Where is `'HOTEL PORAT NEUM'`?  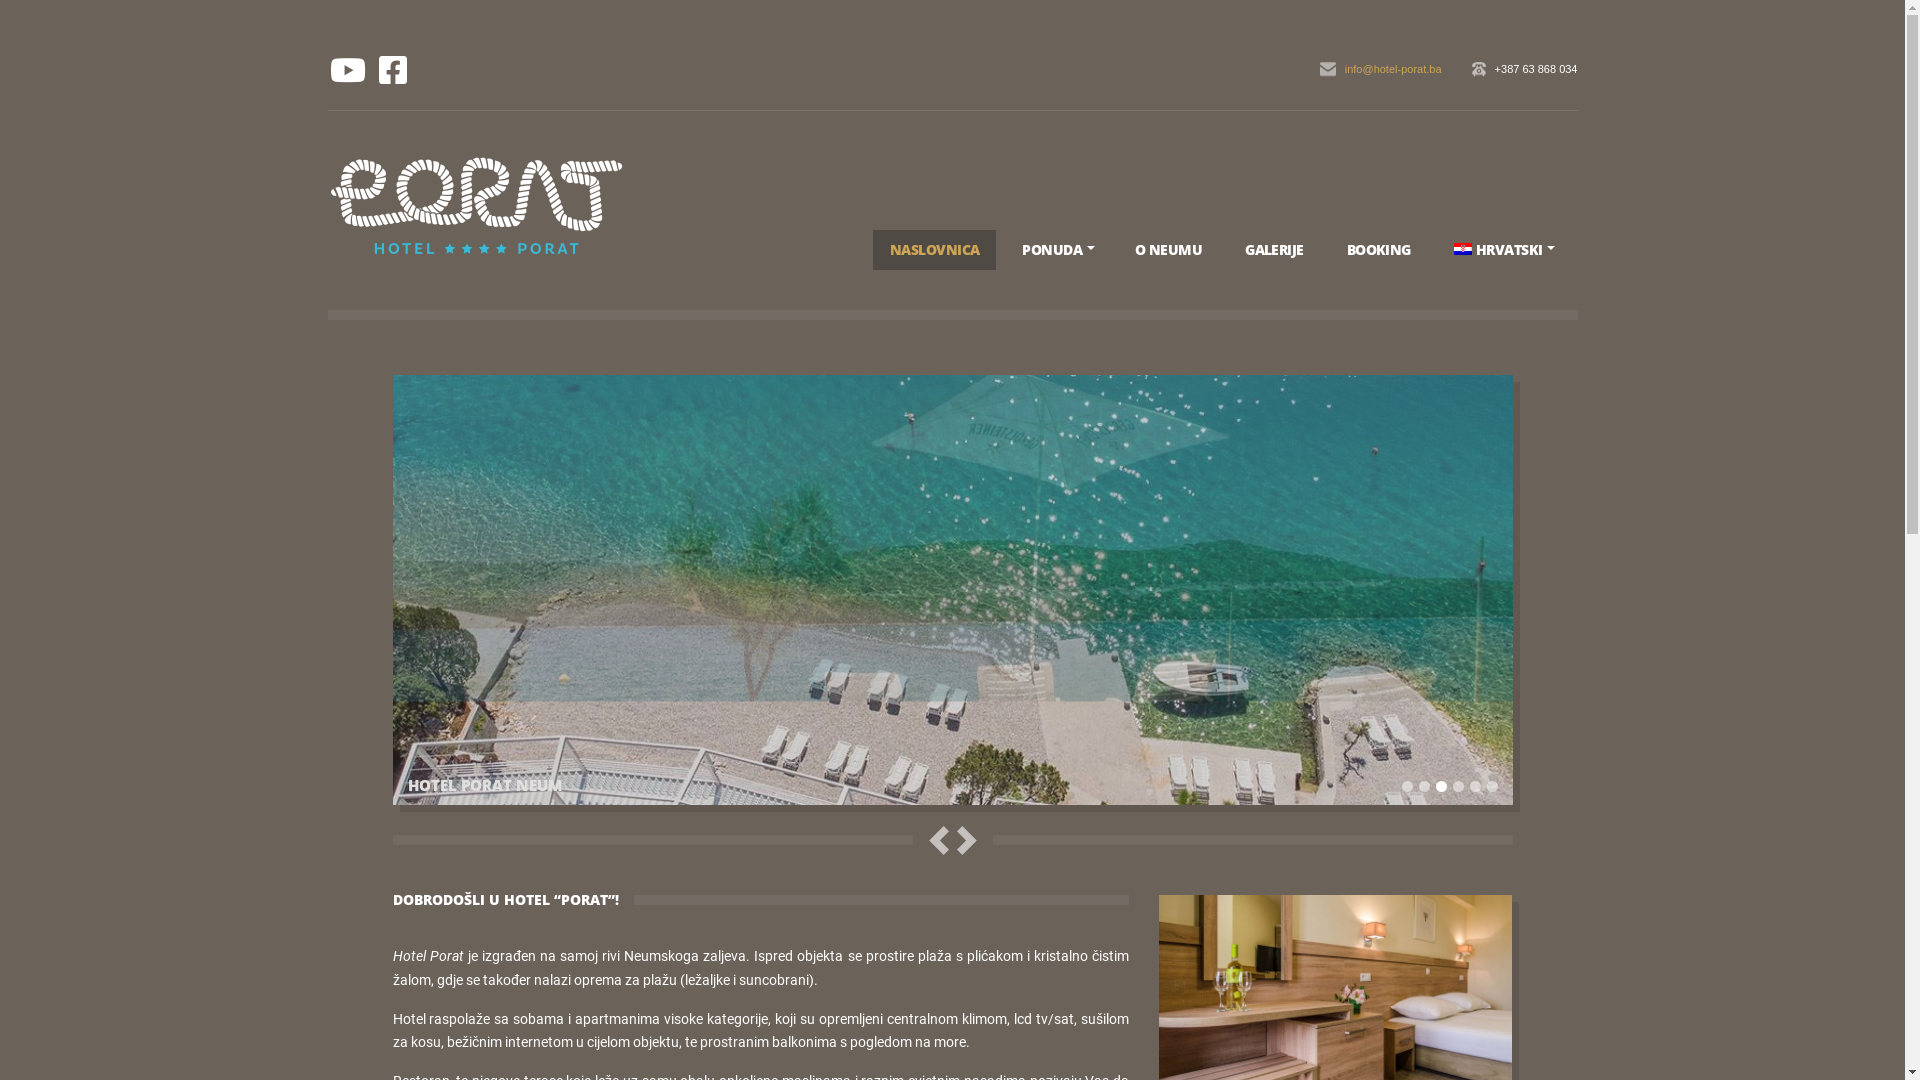
'HOTEL PORAT NEUM' is located at coordinates (392, 589).